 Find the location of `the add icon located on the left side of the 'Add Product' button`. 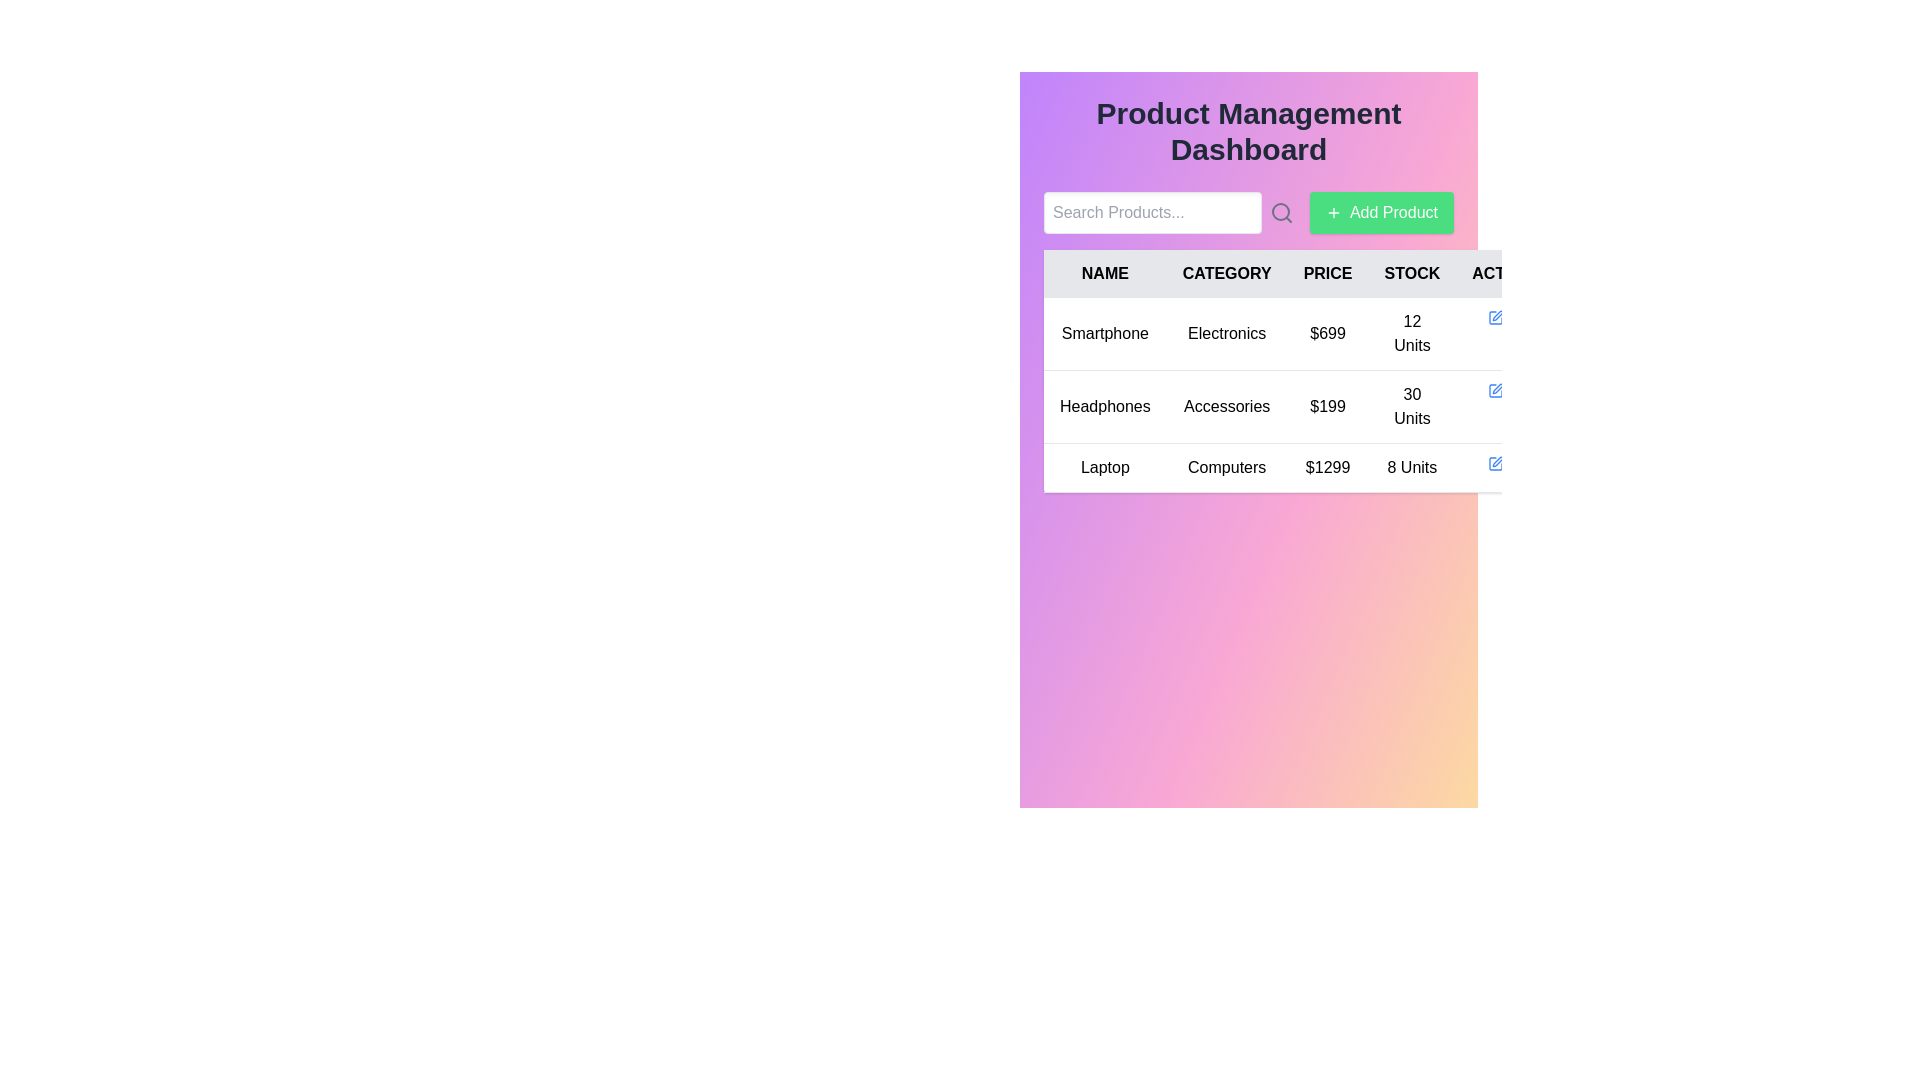

the add icon located on the left side of the 'Add Product' button is located at coordinates (1334, 212).